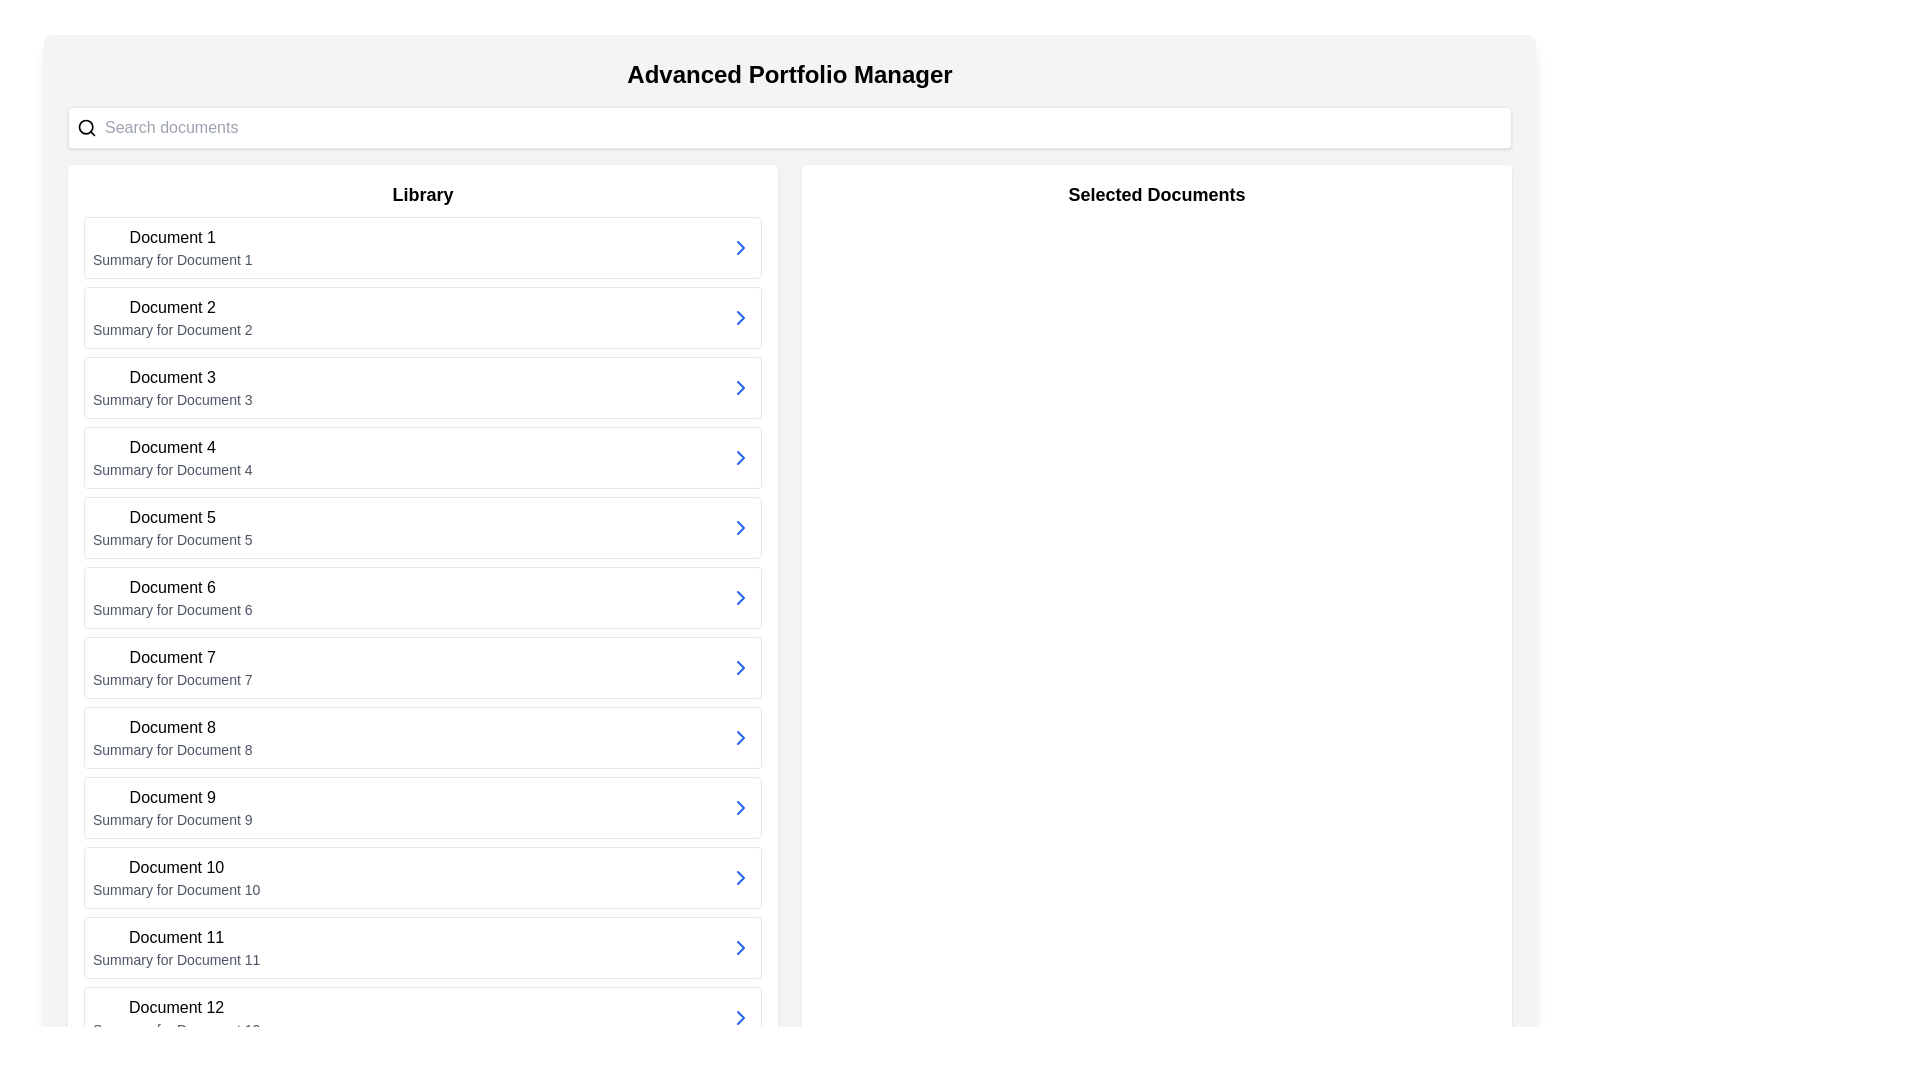  What do you see at coordinates (176, 937) in the screenshot?
I see `the text label that serves as the title for the document item in the eleventh entry of the Library section` at bounding box center [176, 937].